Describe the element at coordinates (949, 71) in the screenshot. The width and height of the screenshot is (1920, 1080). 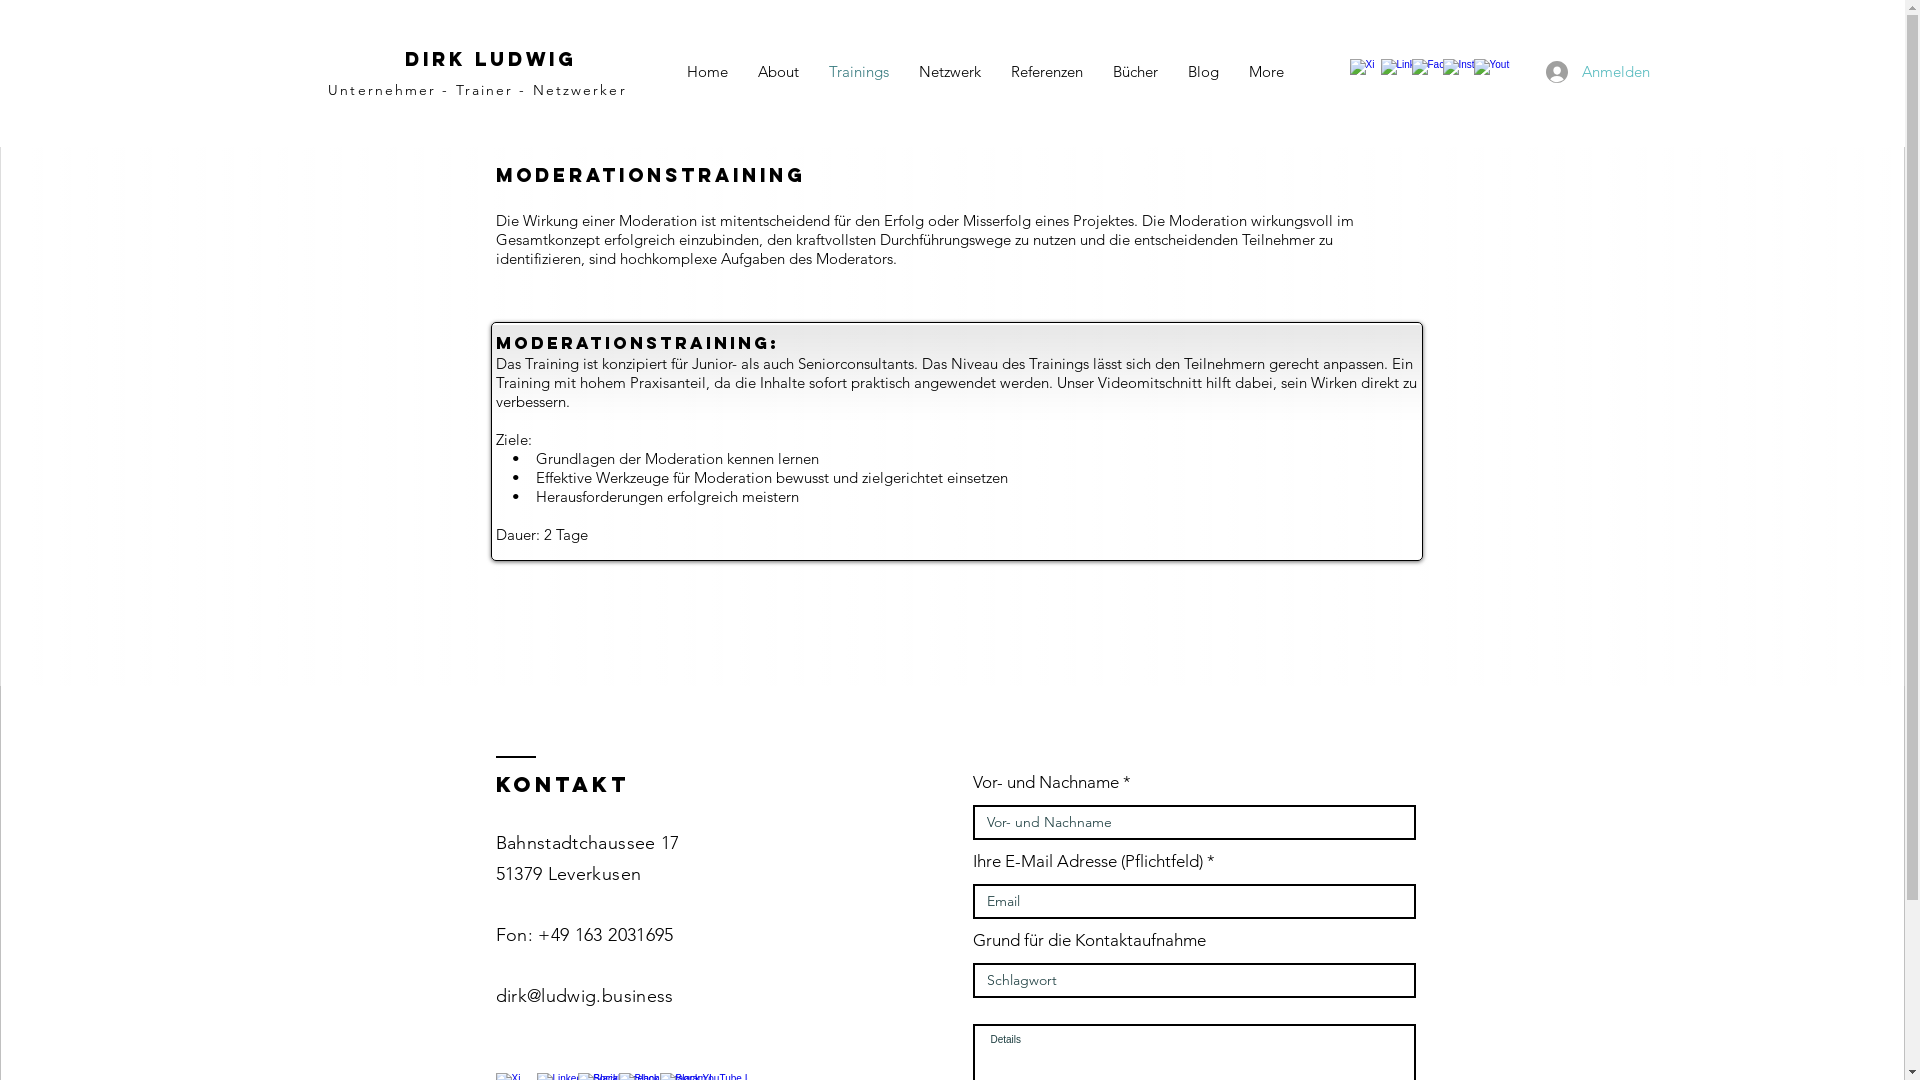
I see `'Netzwerk'` at that location.